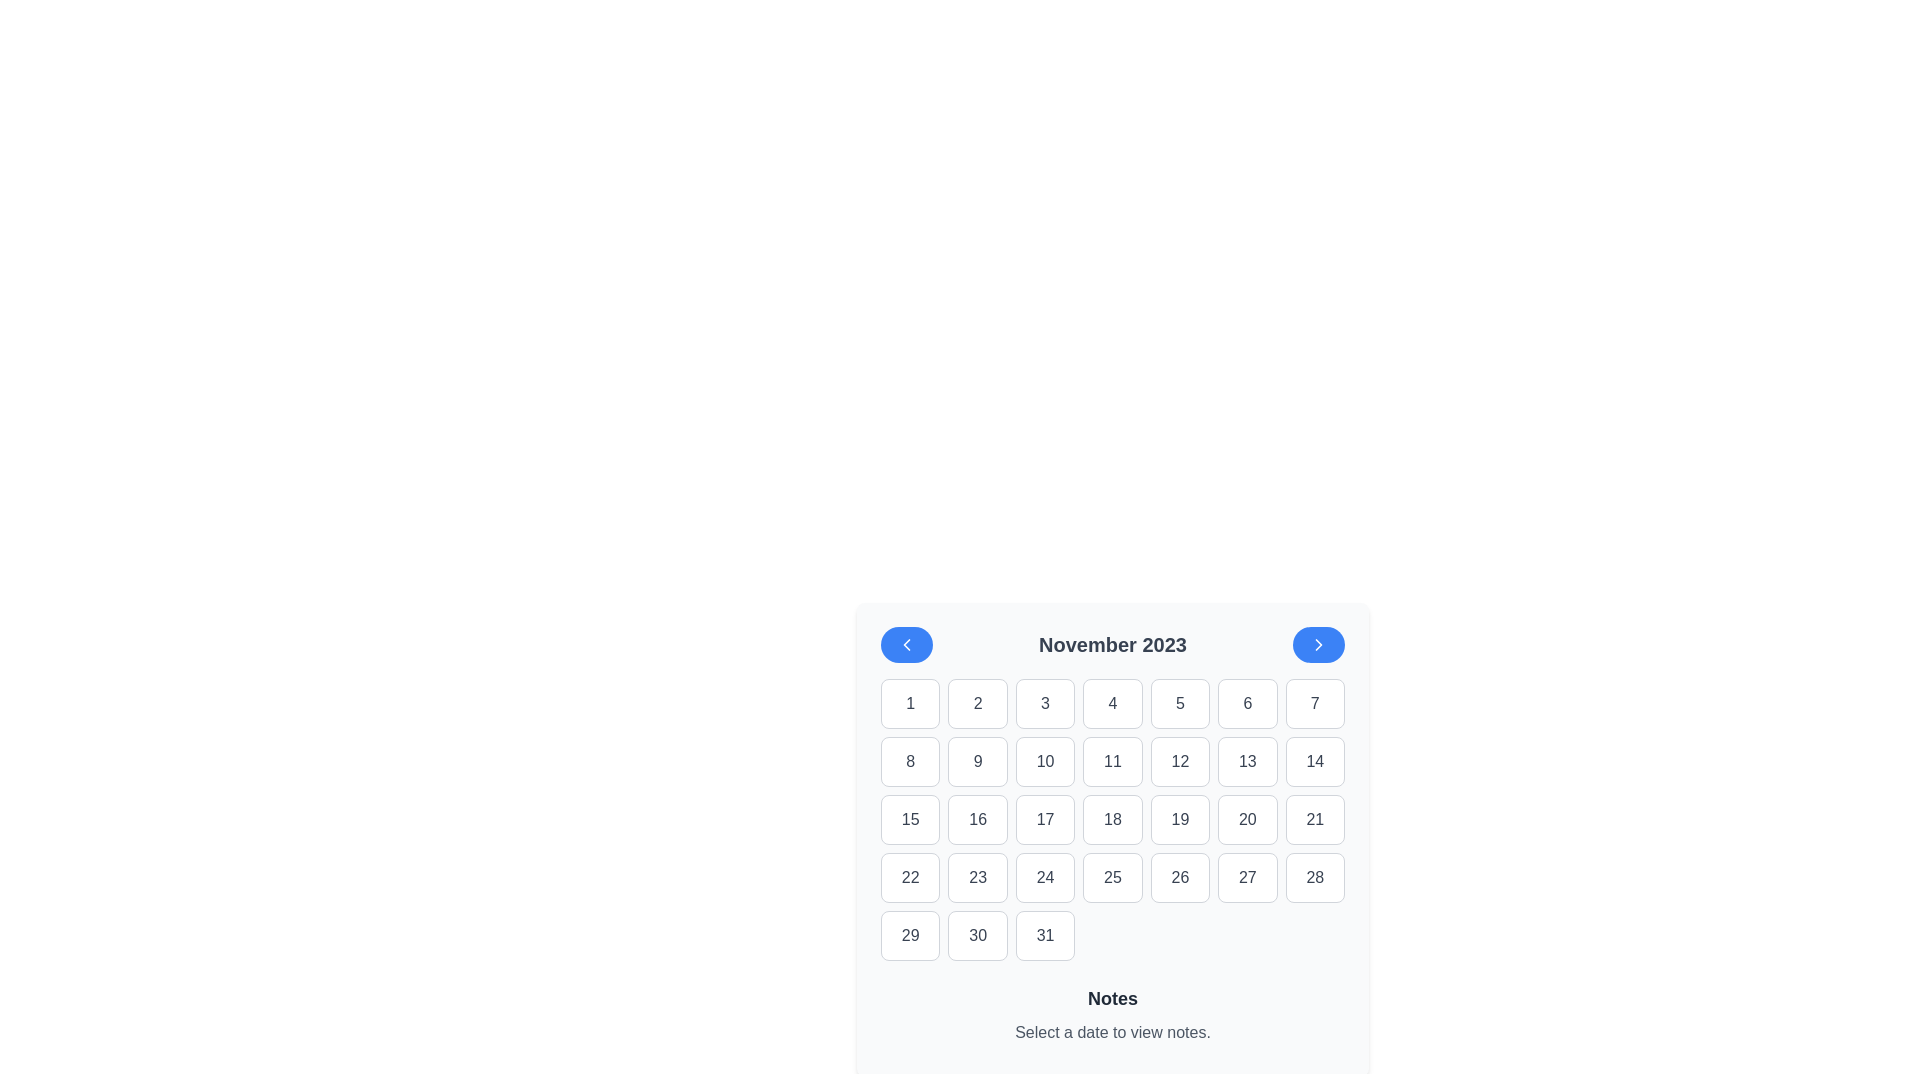 Image resolution: width=1920 pixels, height=1080 pixels. I want to click on the chevron icon located at the top-right corner of the calendar interface, which is nested within a rounded blue button, so click(1319, 644).